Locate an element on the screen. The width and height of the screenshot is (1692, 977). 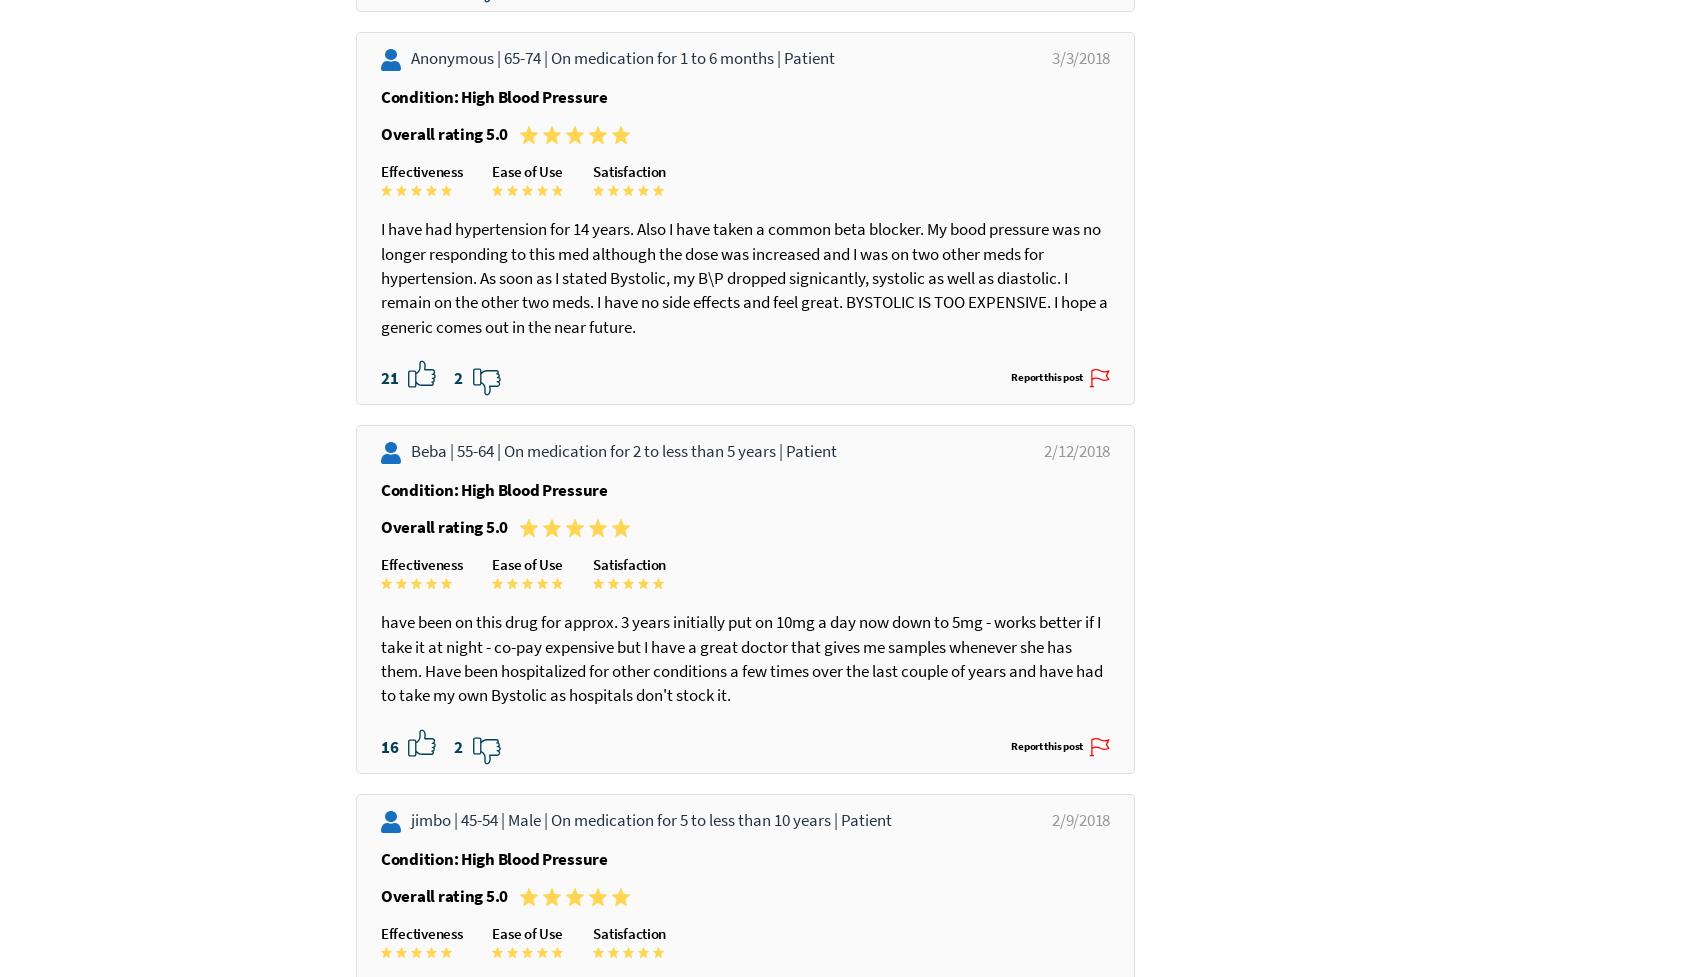
'I have had hypertension for 14 years. Also I have taken a common beta blocker. My bood pressure was no longer responding to this med although the dose was increased and I was on two other meds for hypertension. As soon as I stated Bystolic, my B\P dropped signicantly, systolic as well as diastolic. I remain on the other two meds. I have no side effects and feel great. BYSTOLIC IS TOO EXPENSIVE. I hope a generic comes out in the near future.' is located at coordinates (381, 447).